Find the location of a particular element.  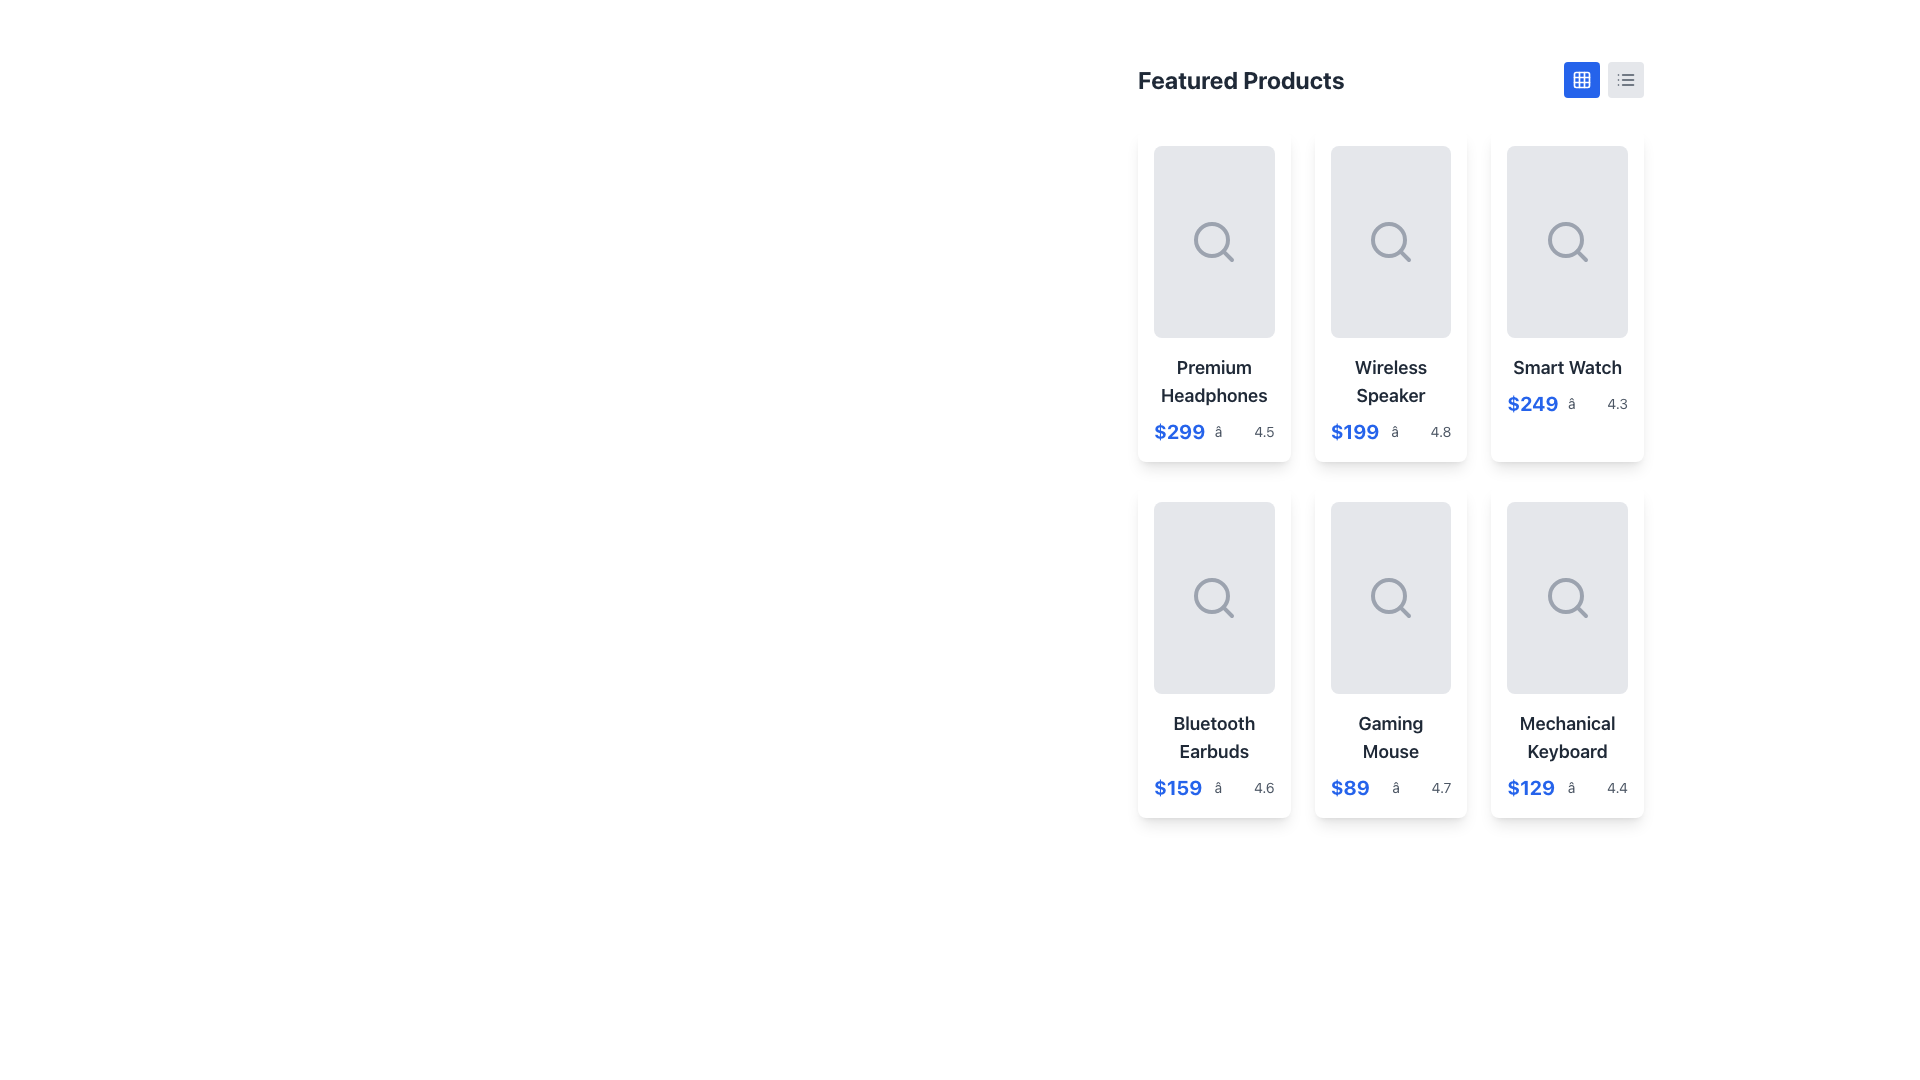

the text label displaying the price '$249', which is prominently shown in bold blue font below the product title 'Smart Watch' is located at coordinates (1531, 404).